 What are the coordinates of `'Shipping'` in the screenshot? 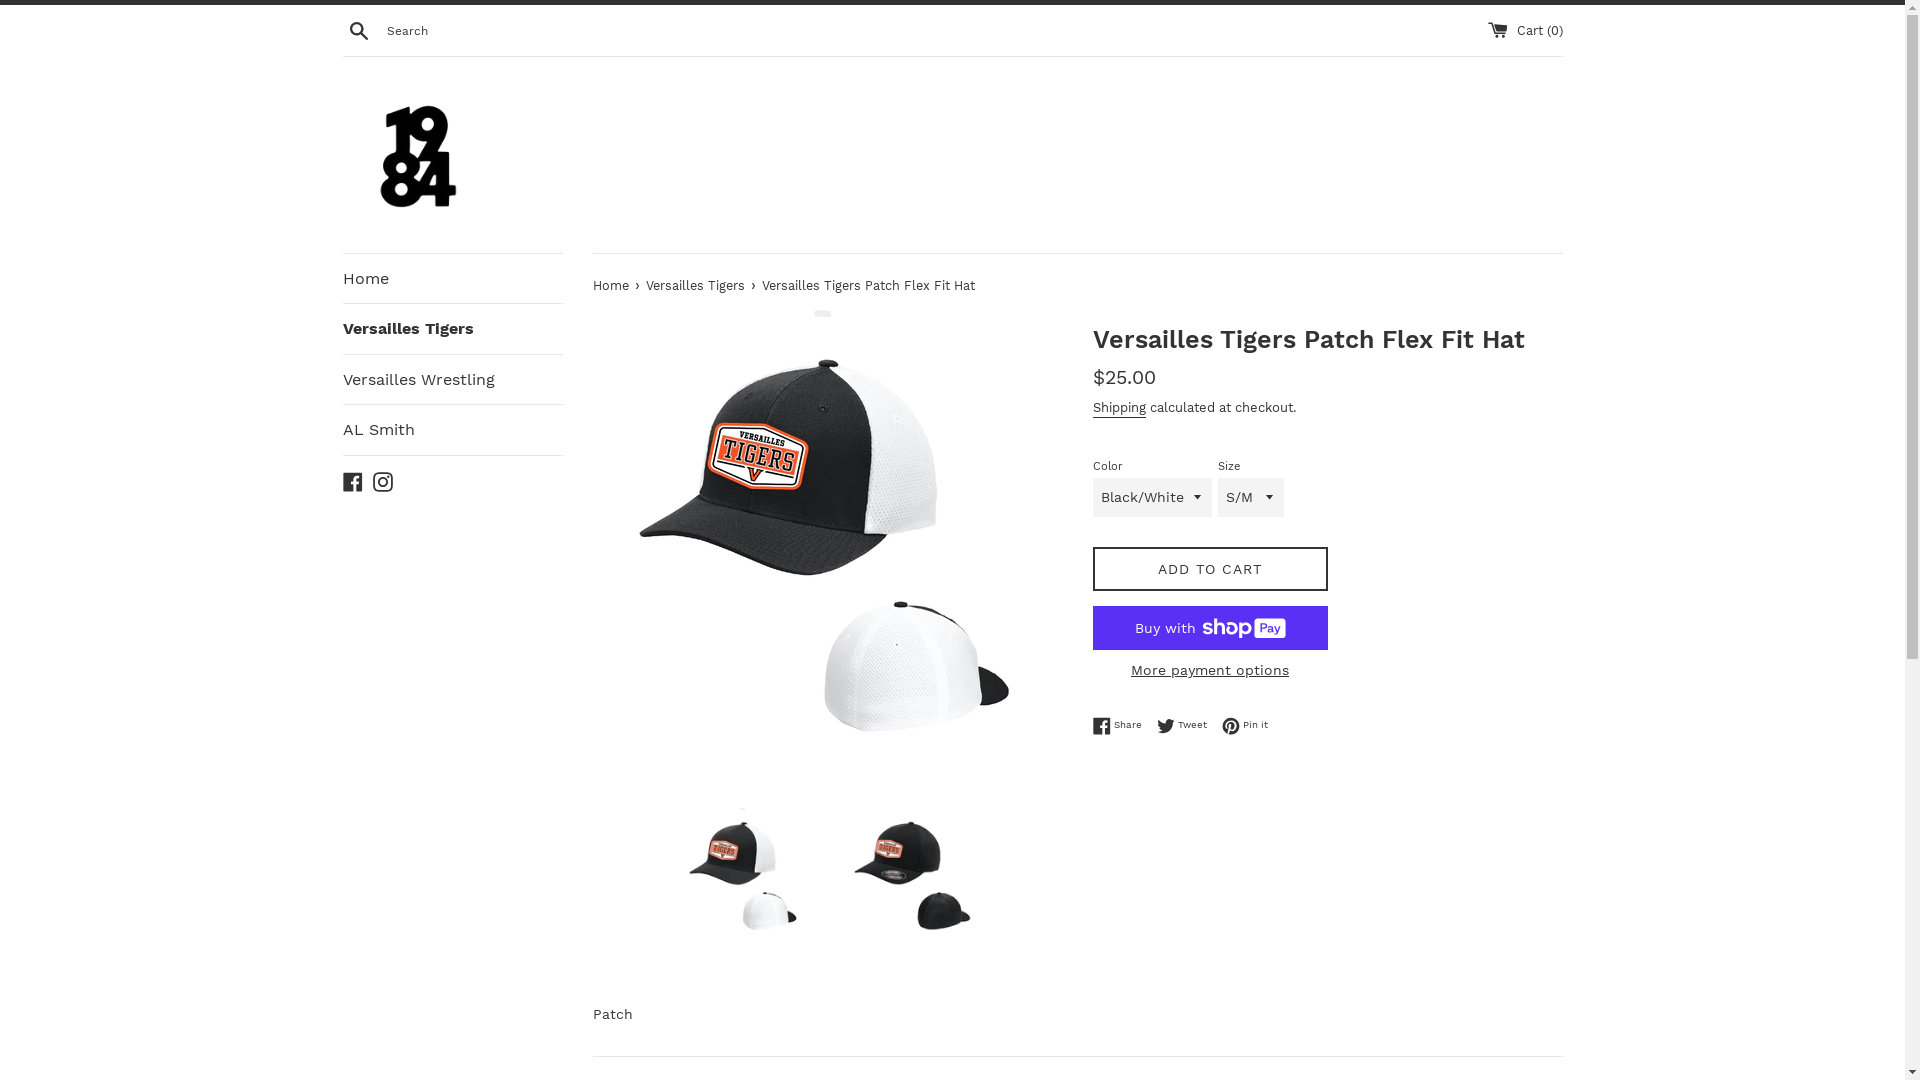 It's located at (1117, 407).